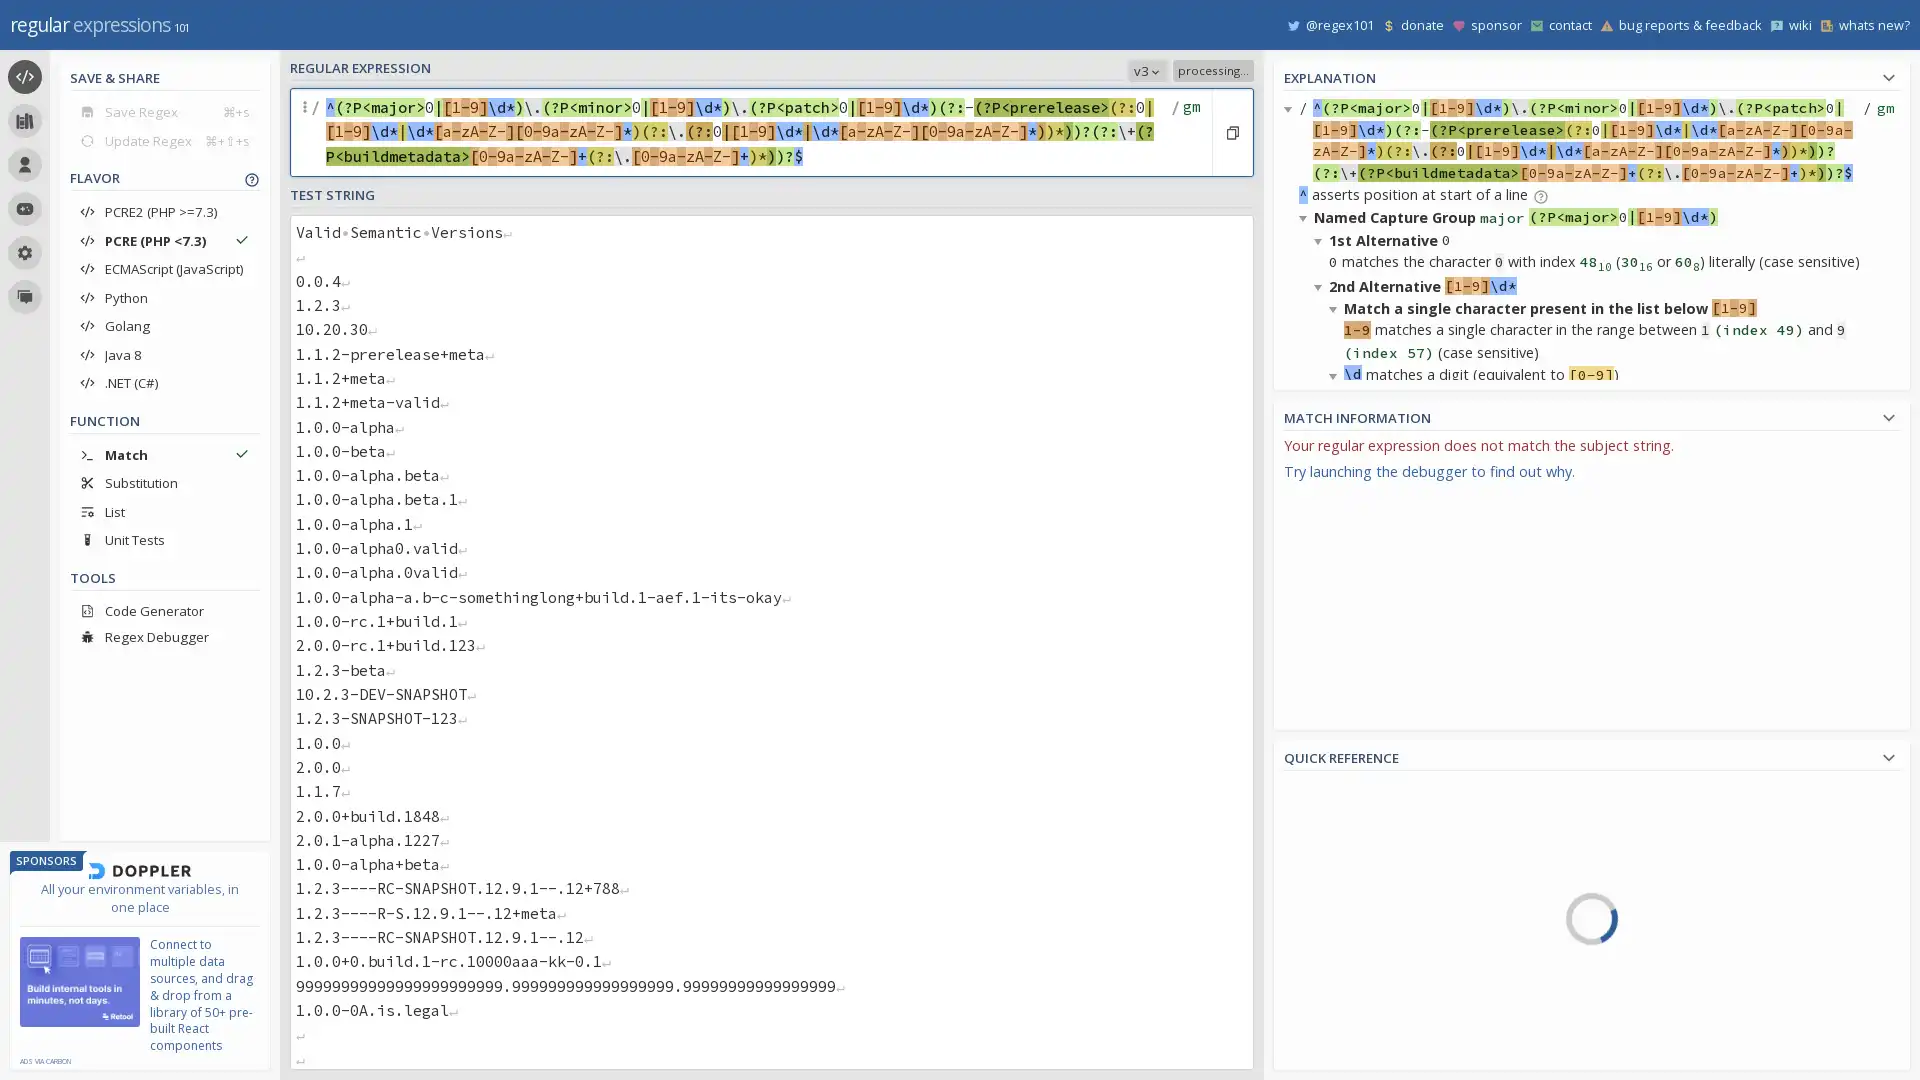 The height and width of the screenshot is (1080, 1920). What do you see at coordinates (1591, 755) in the screenshot?
I see `QUICK REFERENCE` at bounding box center [1591, 755].